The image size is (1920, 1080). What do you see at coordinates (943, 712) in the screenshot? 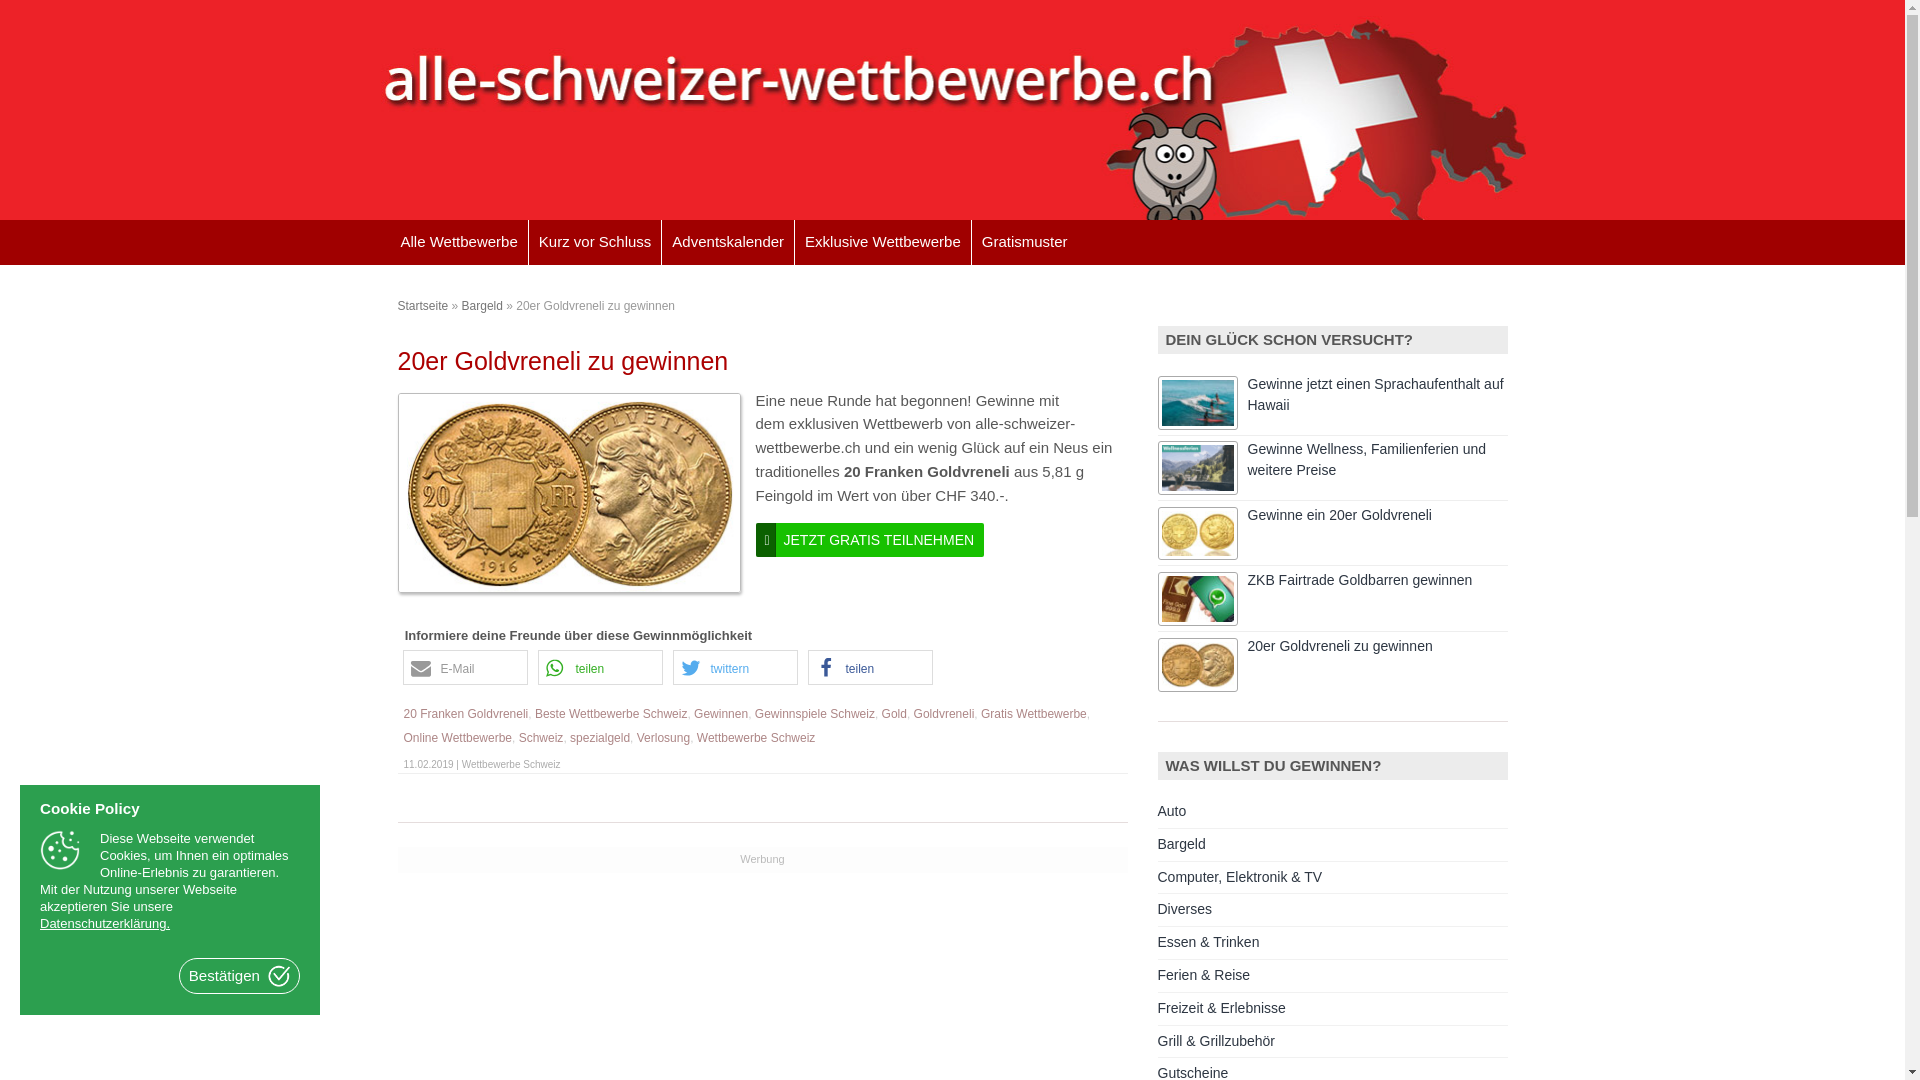
I see `'Goldvreneli'` at bounding box center [943, 712].